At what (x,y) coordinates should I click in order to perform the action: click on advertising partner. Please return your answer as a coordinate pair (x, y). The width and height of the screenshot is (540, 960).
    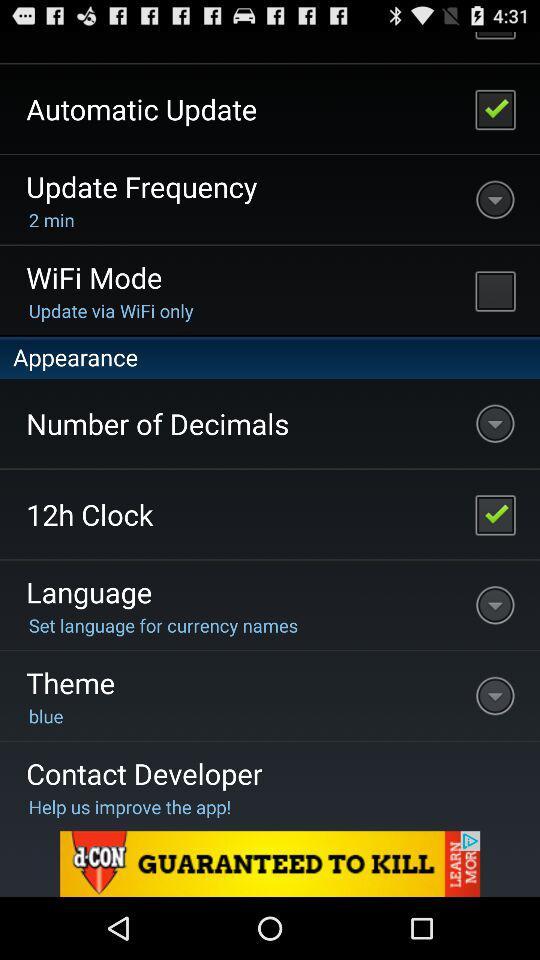
    Looking at the image, I should click on (270, 863).